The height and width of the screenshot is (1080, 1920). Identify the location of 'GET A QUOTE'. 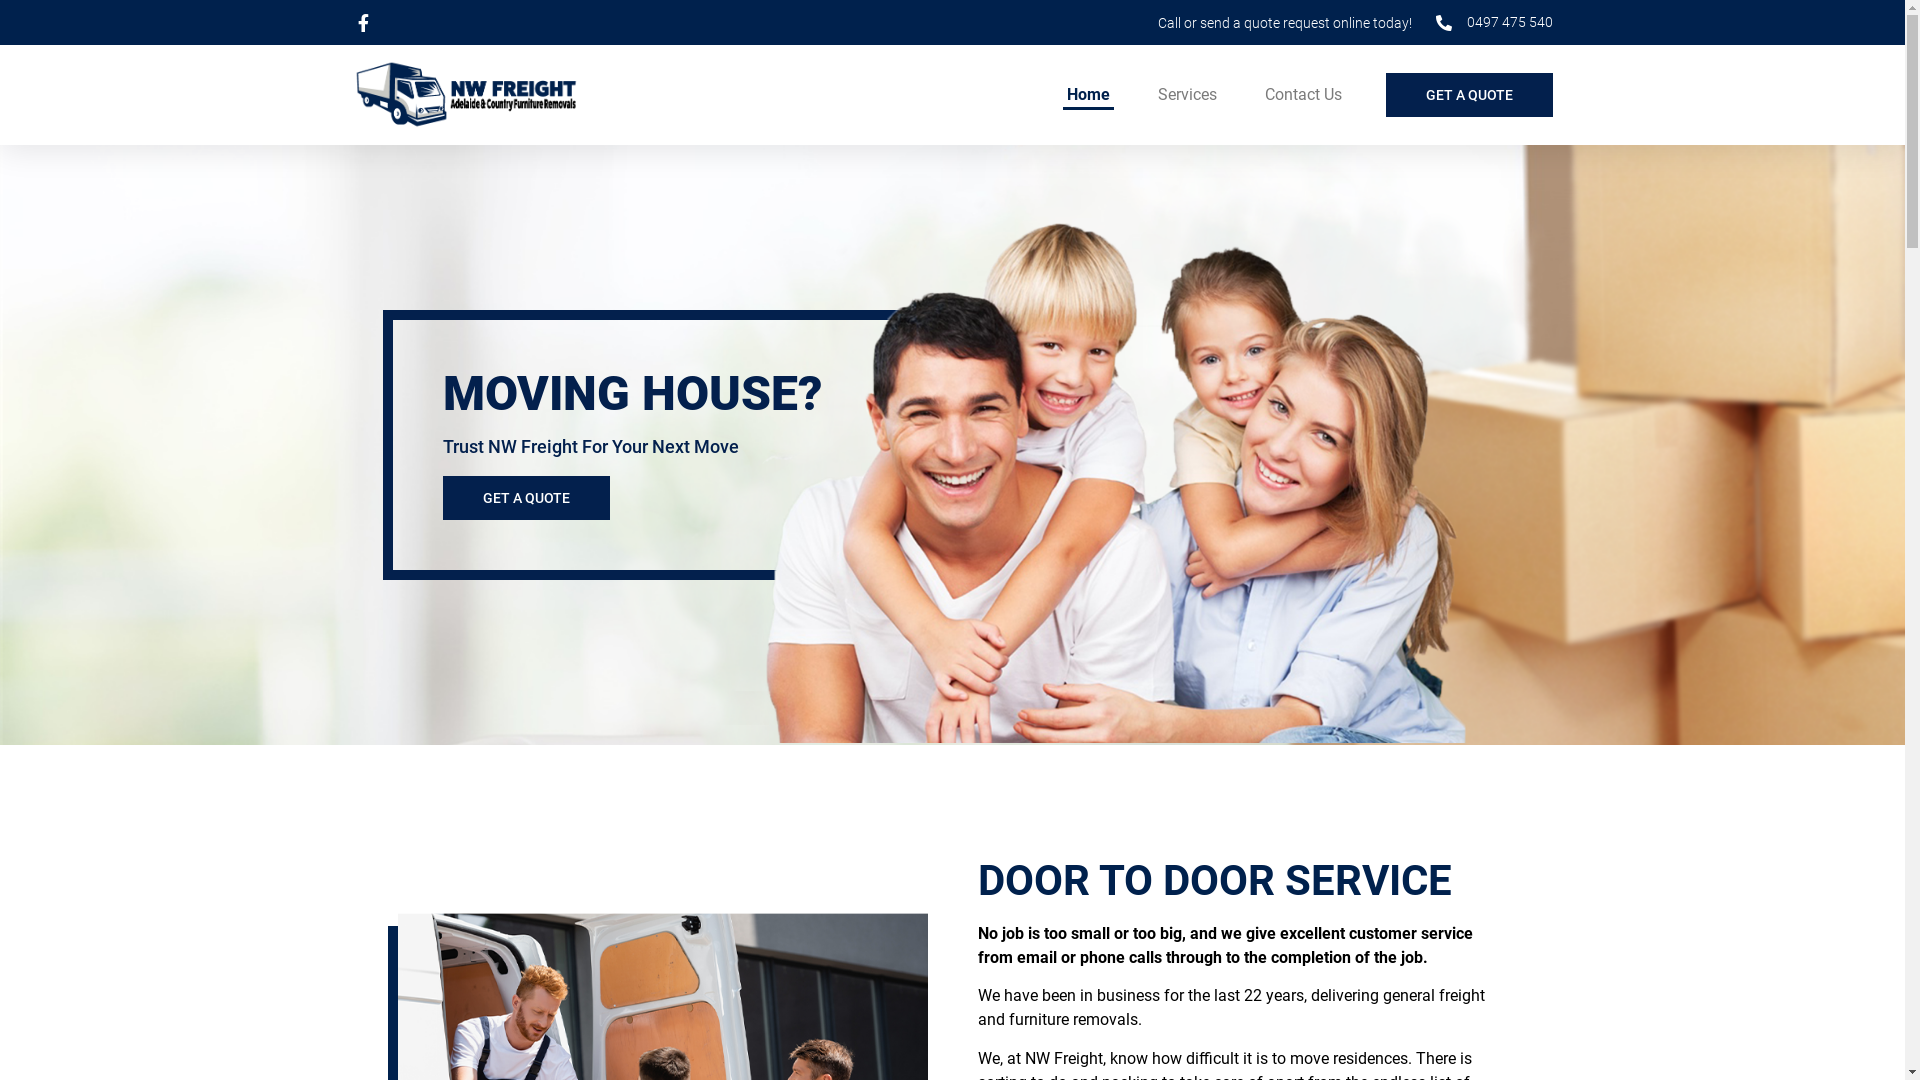
(440, 496).